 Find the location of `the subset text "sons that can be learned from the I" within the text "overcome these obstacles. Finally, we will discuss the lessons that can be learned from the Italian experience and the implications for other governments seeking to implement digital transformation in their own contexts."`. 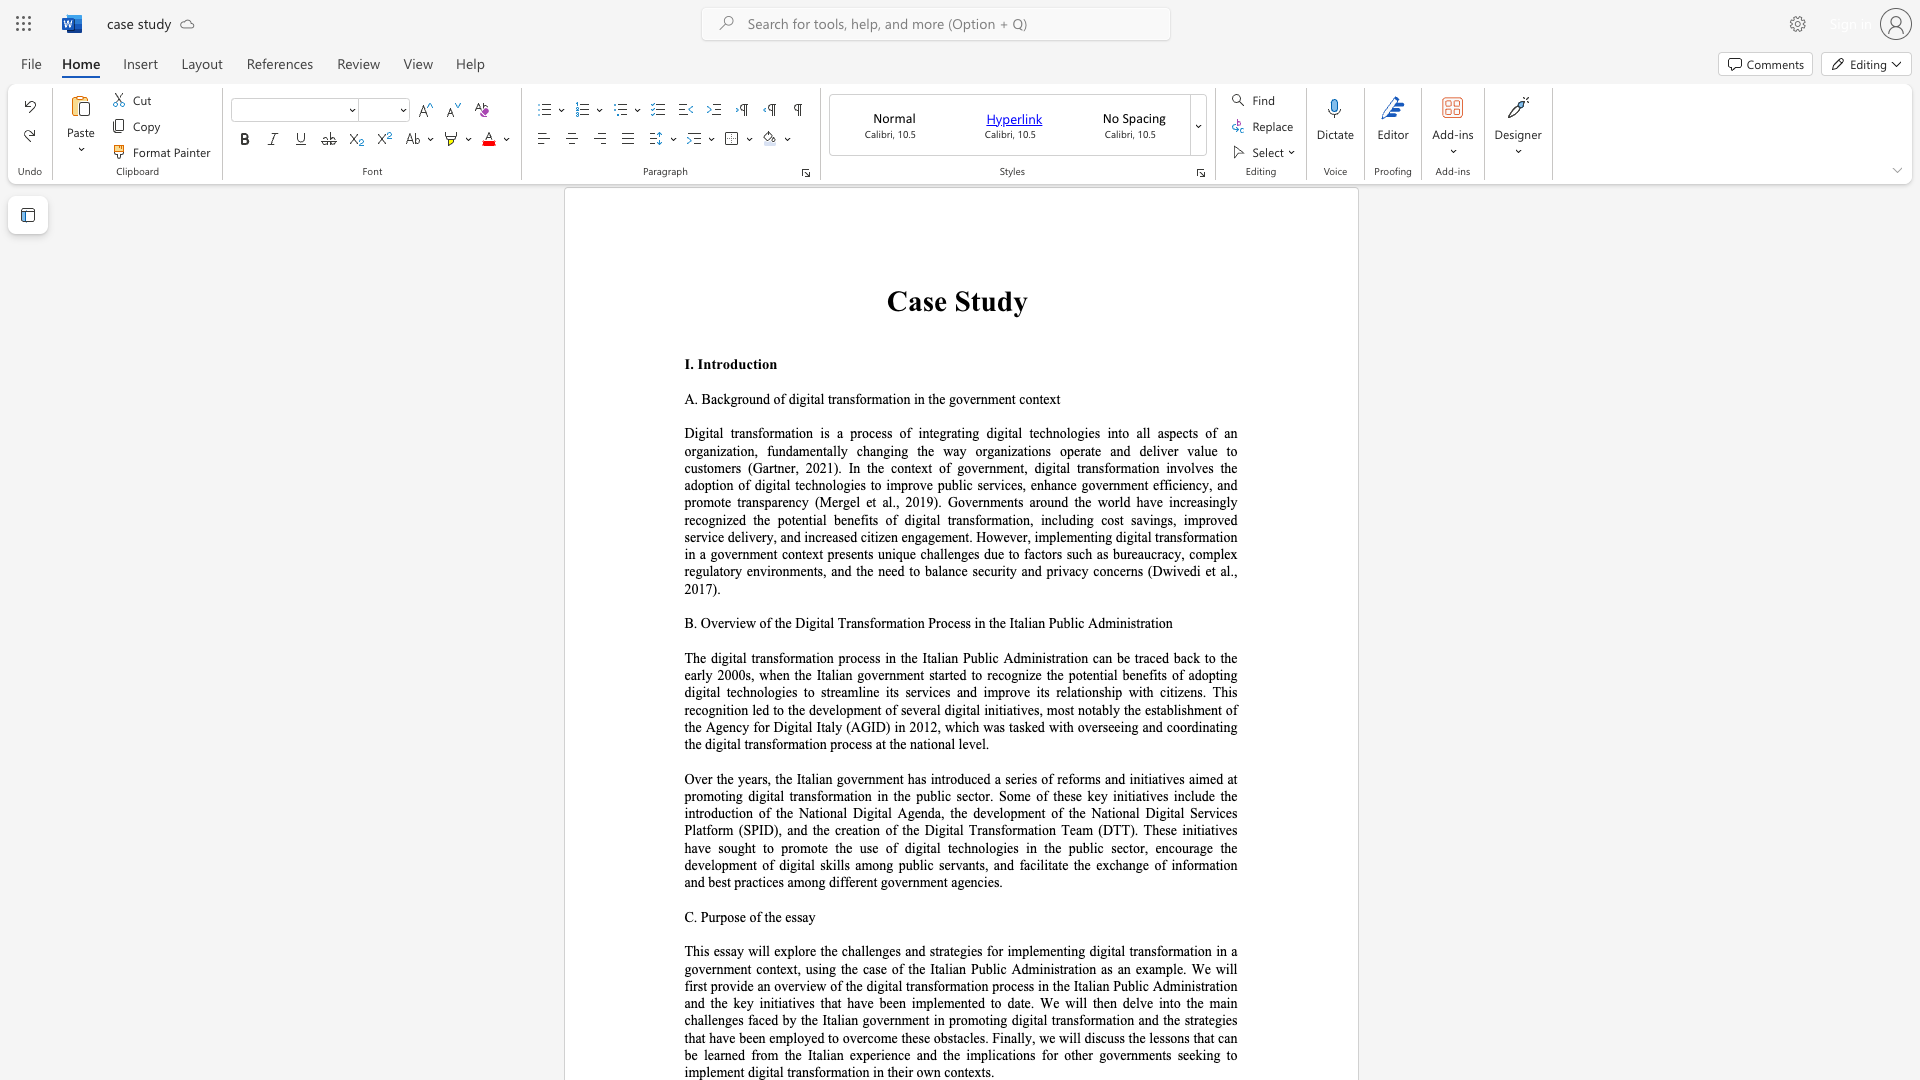

the subset text "sons that can be learned from the I" within the text "overcome these obstacles. Finally, we will discuss the lessons that can be learned from the Italian experience and the implications for other governments seeking to implement digital transformation in their own contexts." is located at coordinates (1164, 1037).